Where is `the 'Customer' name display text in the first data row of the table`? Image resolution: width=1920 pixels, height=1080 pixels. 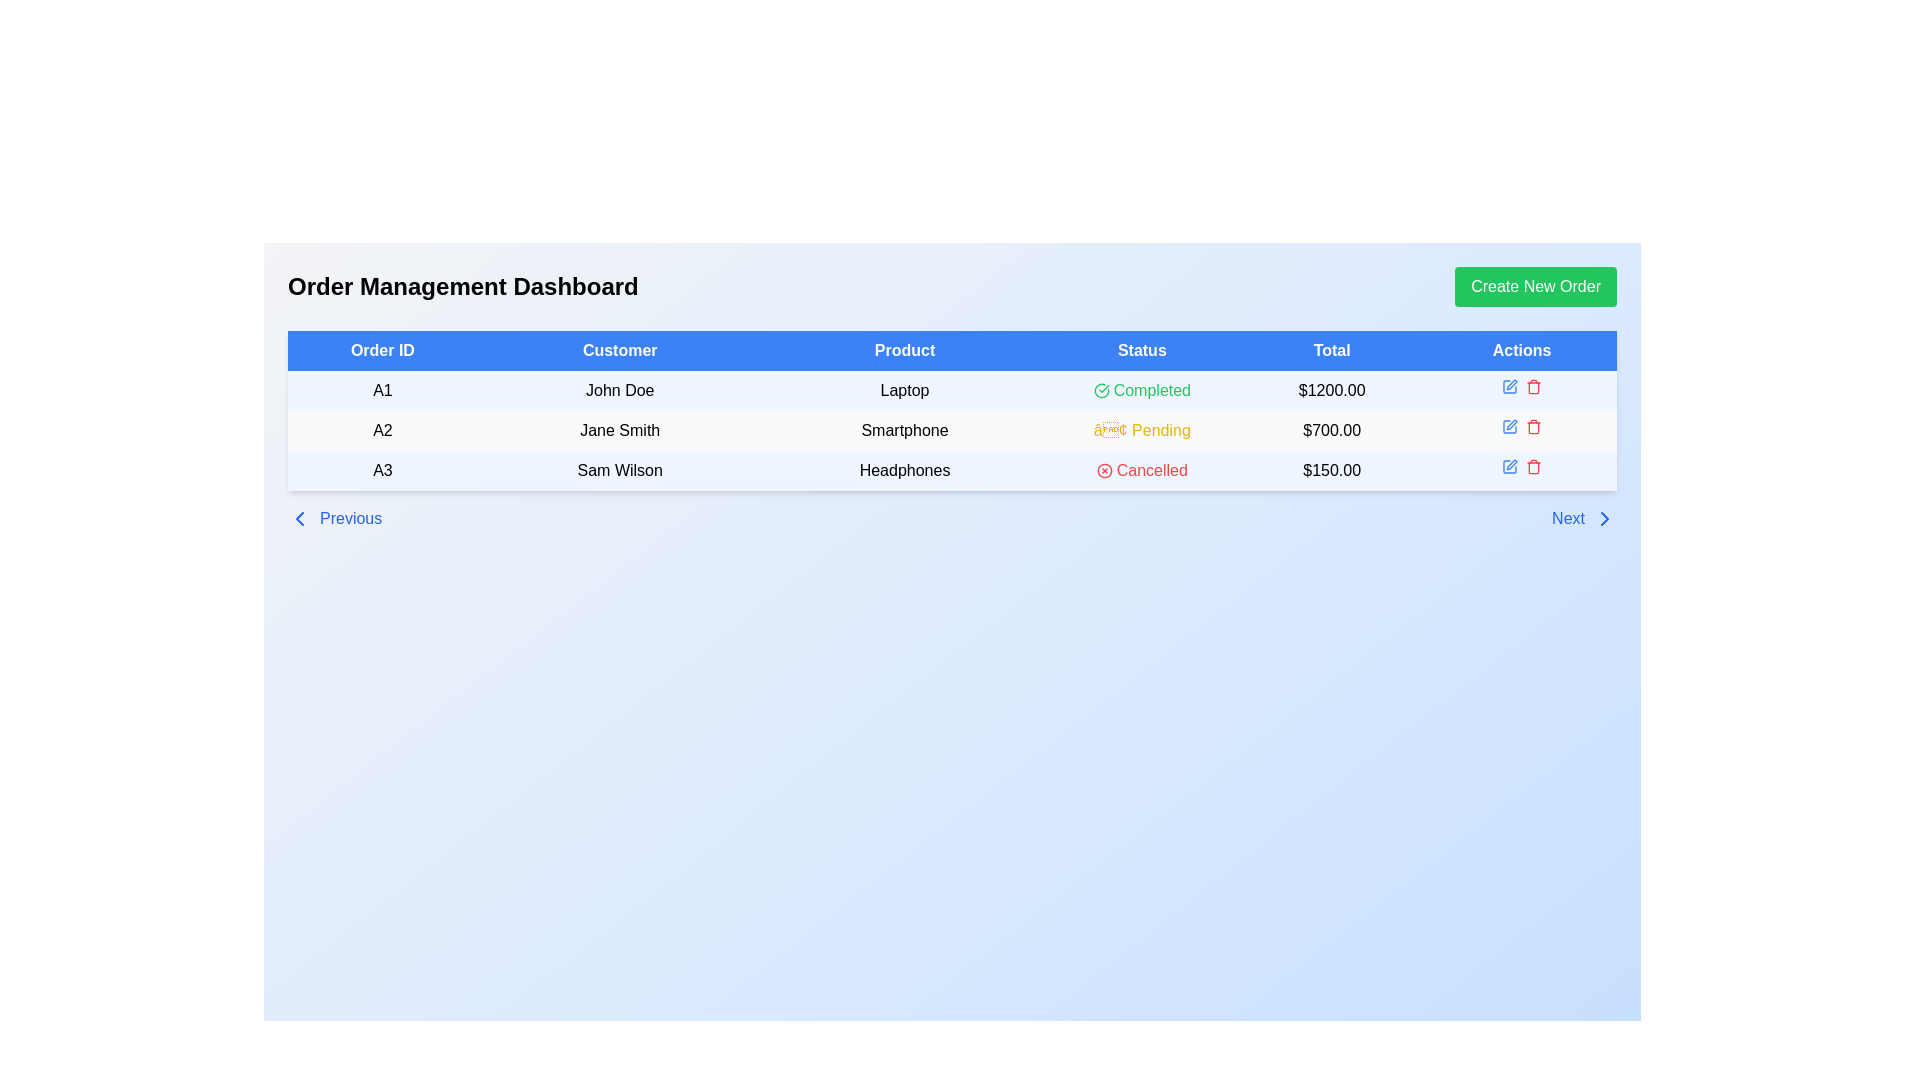 the 'Customer' name display text in the first data row of the table is located at coordinates (619, 390).